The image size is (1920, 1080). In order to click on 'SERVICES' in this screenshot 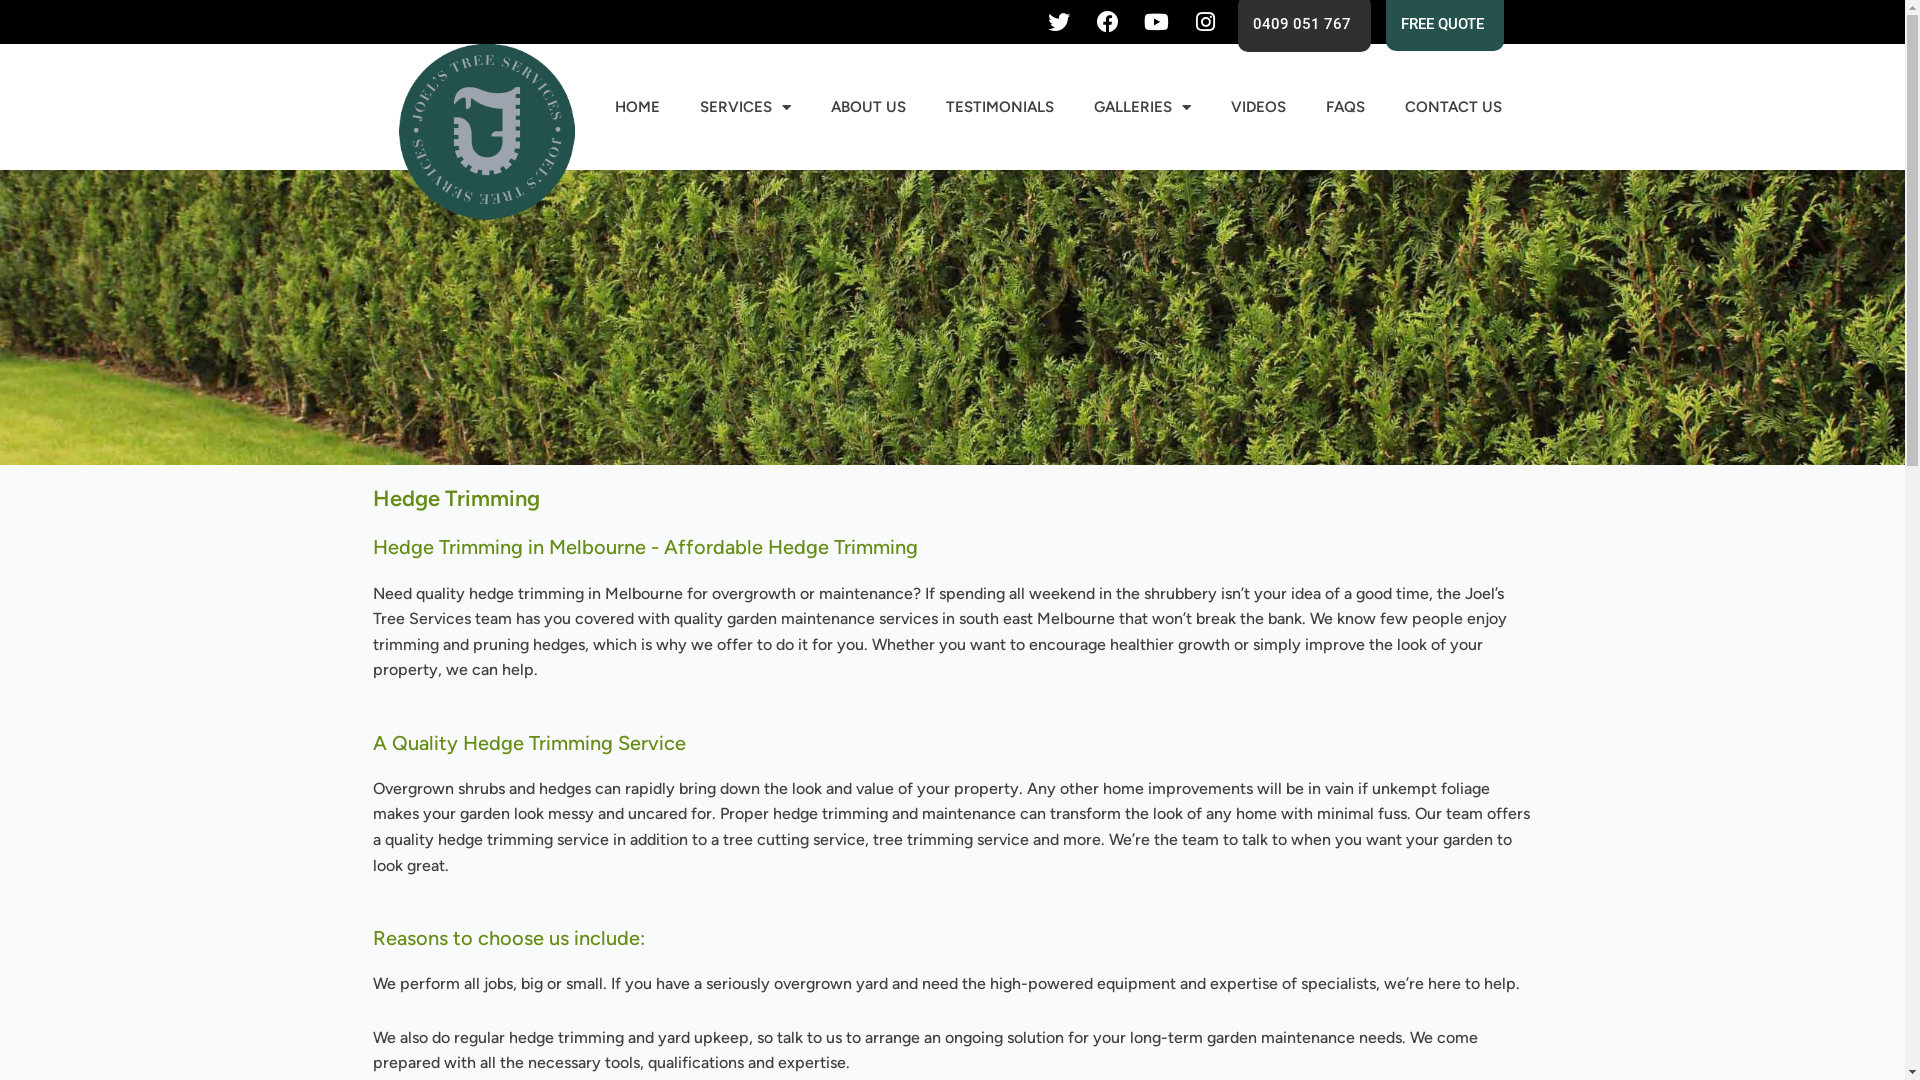, I will do `click(744, 107)`.